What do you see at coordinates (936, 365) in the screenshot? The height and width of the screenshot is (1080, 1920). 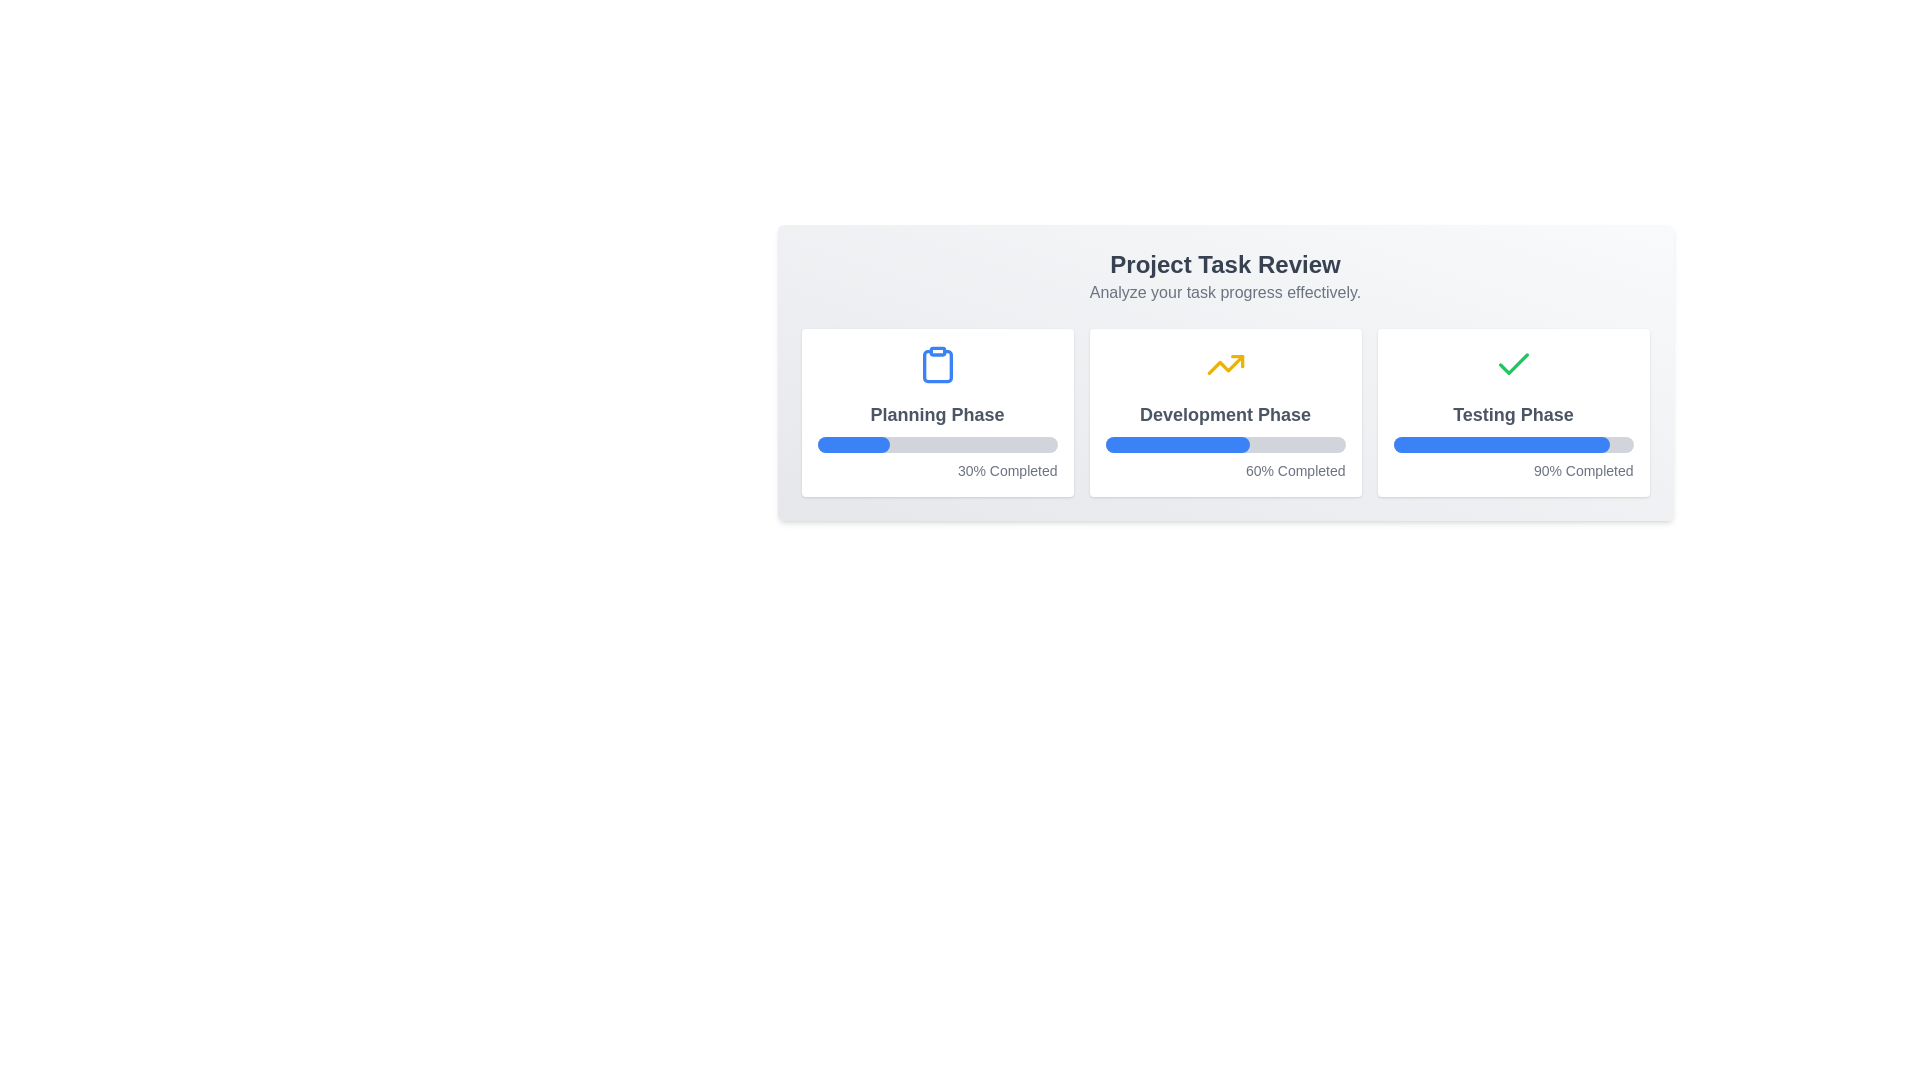 I see `the Planning Phase icon located above the Planning Phase text and progress bar in the Project Task Review component` at bounding box center [936, 365].